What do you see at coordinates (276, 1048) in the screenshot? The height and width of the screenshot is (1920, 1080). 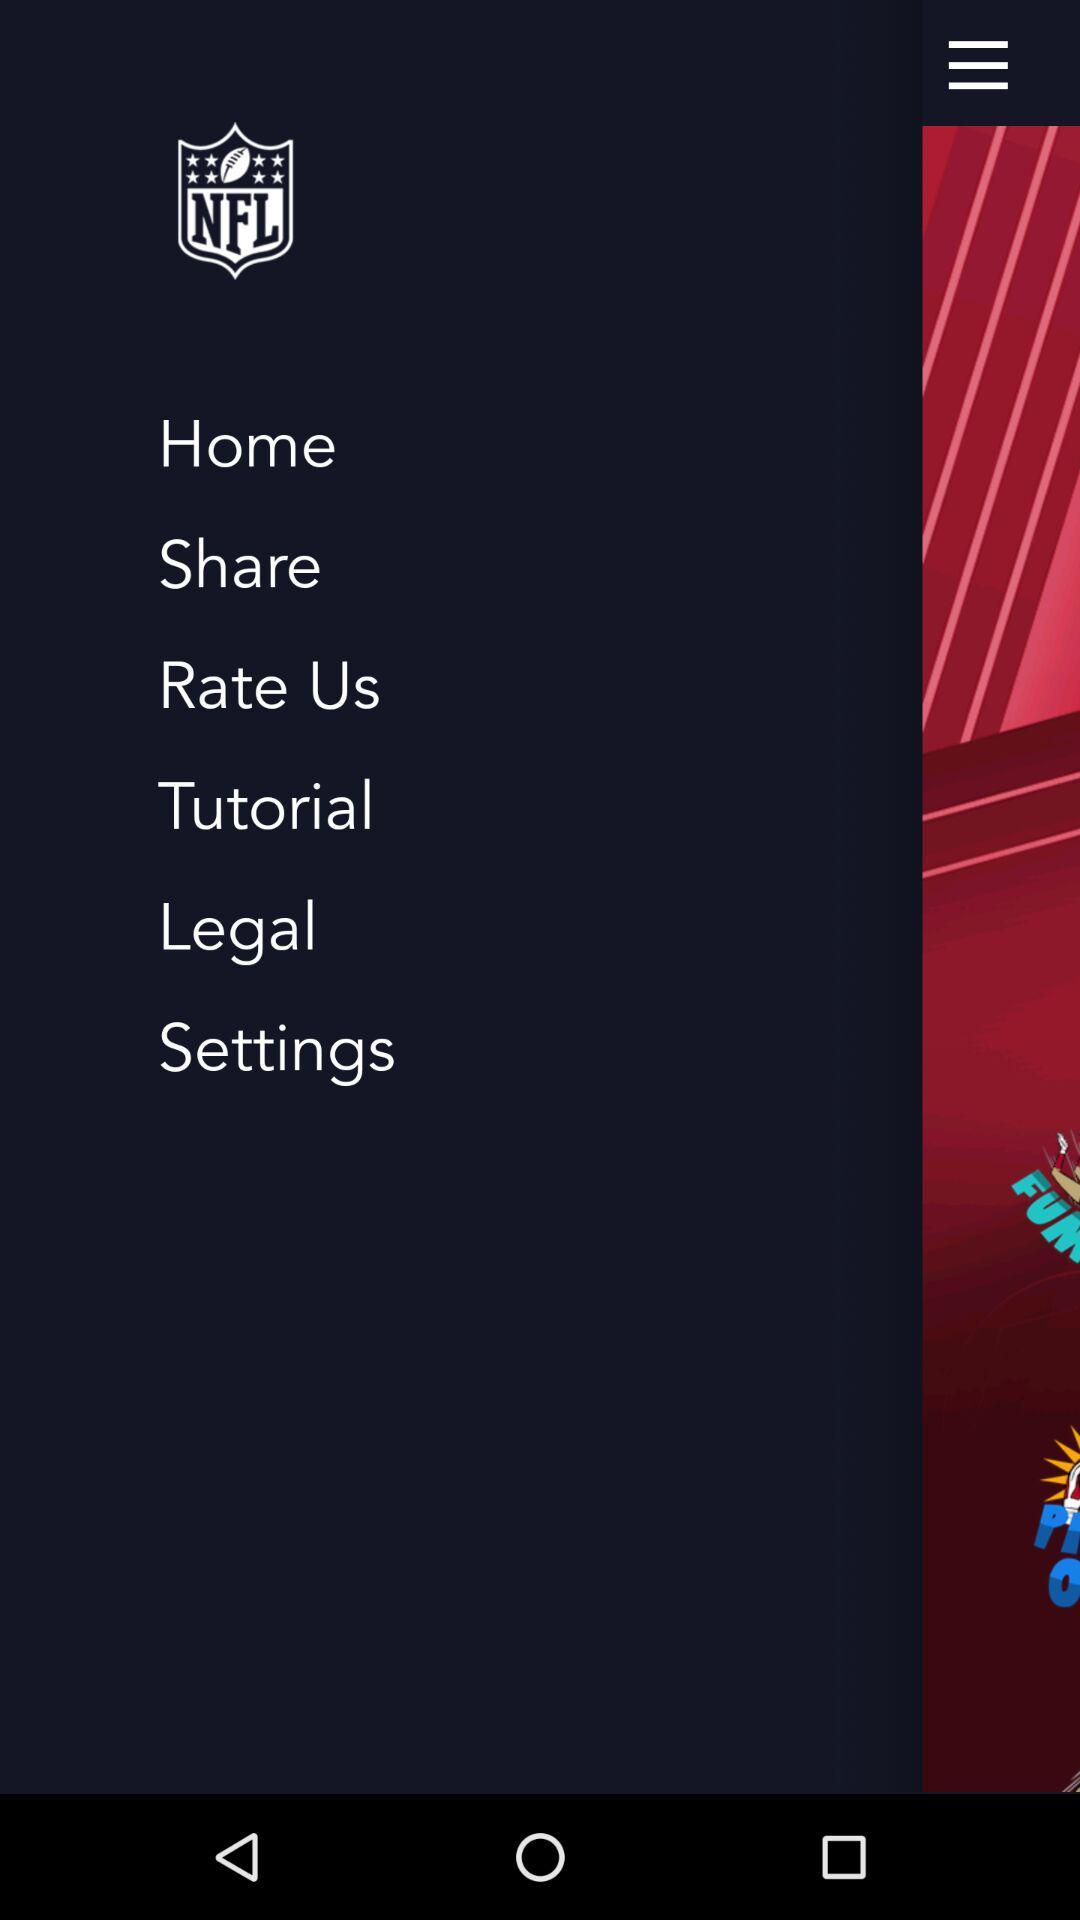 I see `item below legal icon` at bounding box center [276, 1048].